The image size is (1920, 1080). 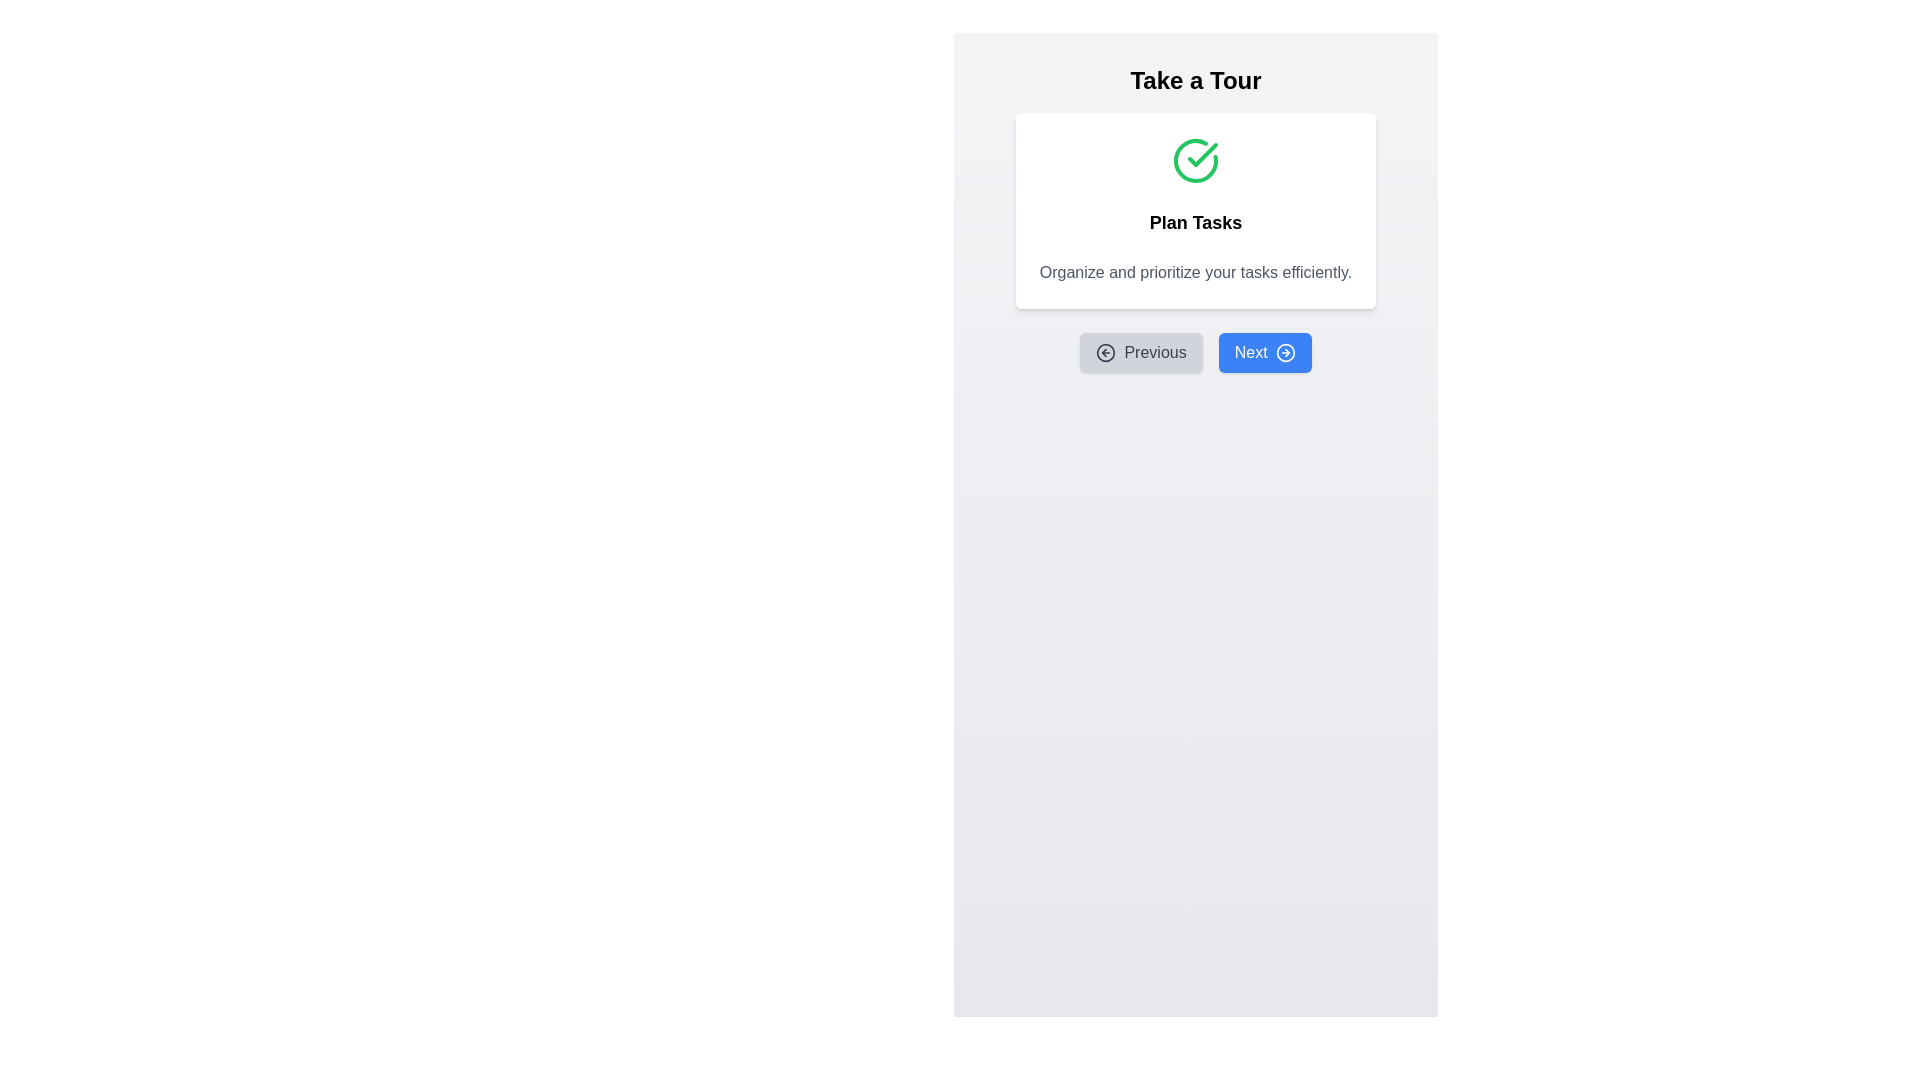 What do you see at coordinates (1285, 352) in the screenshot?
I see `the 'Next' button by clicking on the SVG icon that visually represents proceeding to the next step` at bounding box center [1285, 352].